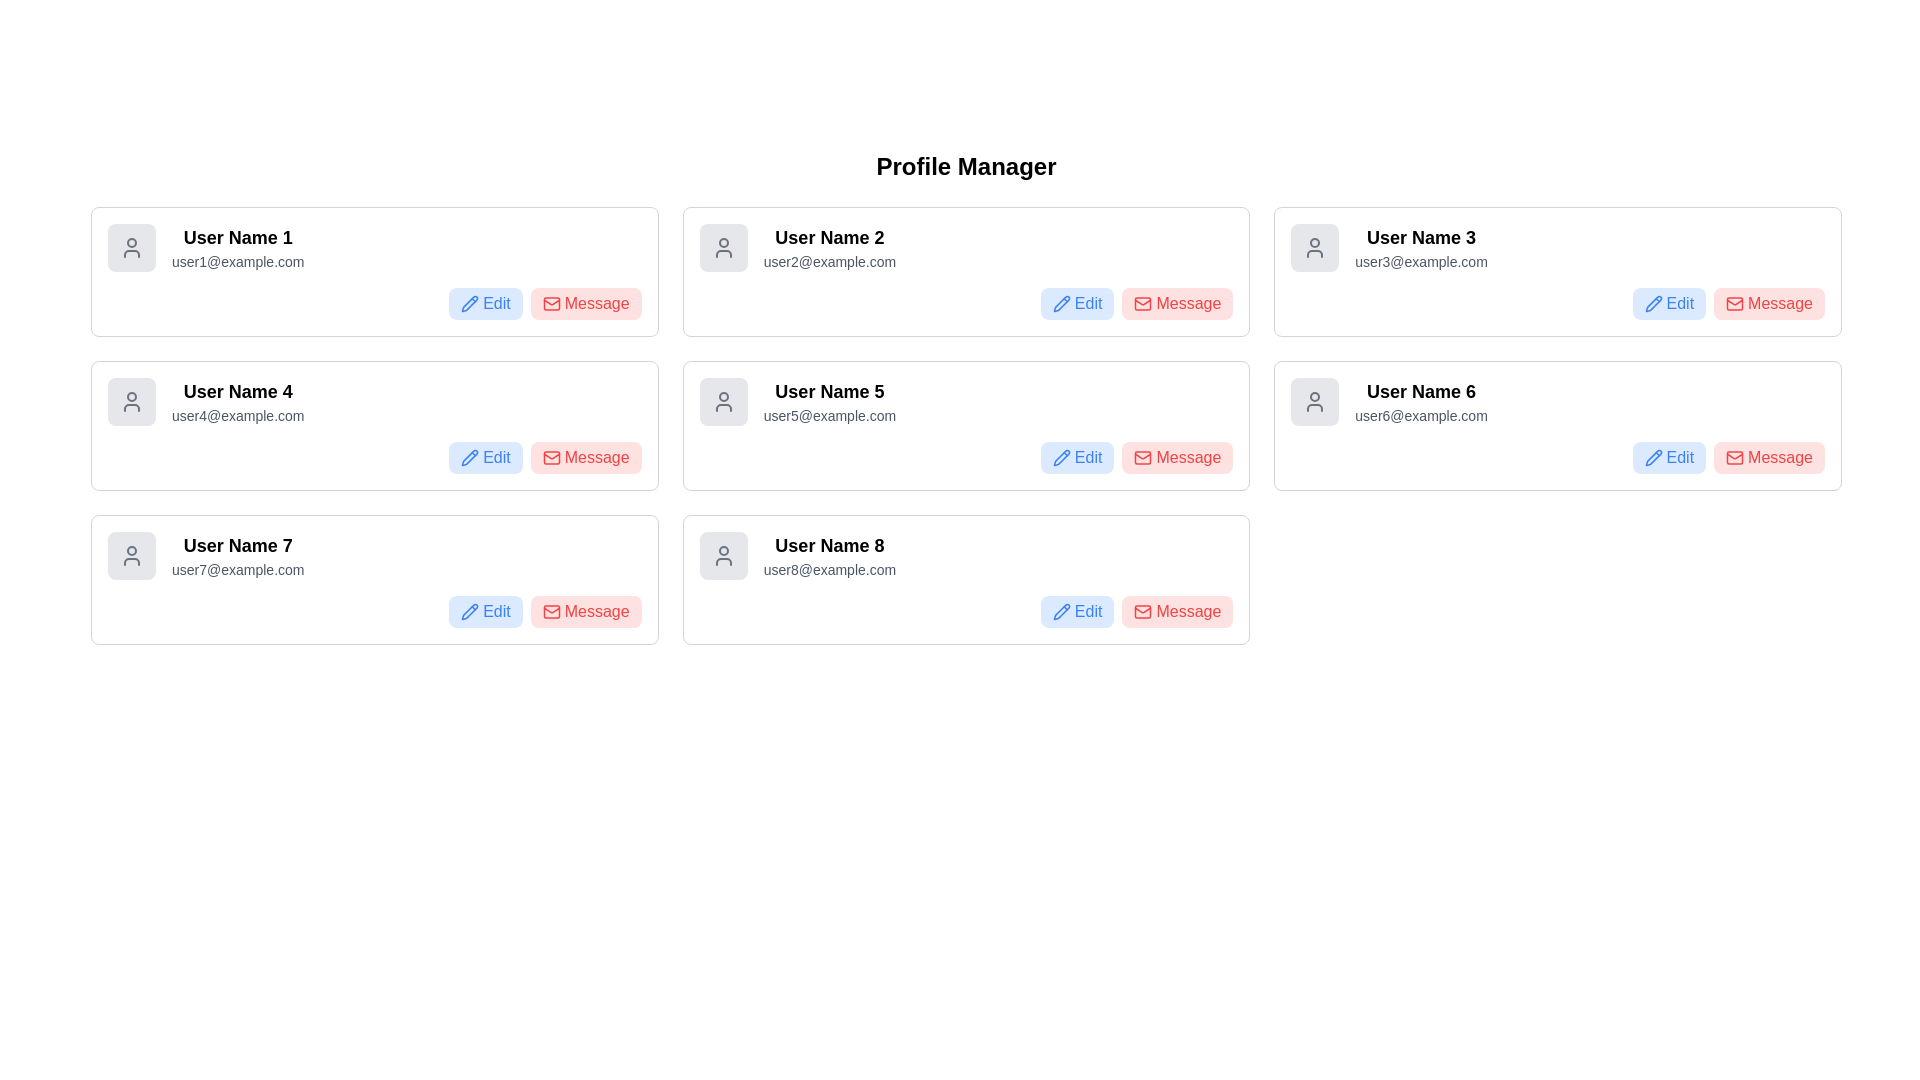  Describe the element at coordinates (1769, 304) in the screenshot. I see `the message button located in the top-right corner of 'User Name 3's profile card` at that location.